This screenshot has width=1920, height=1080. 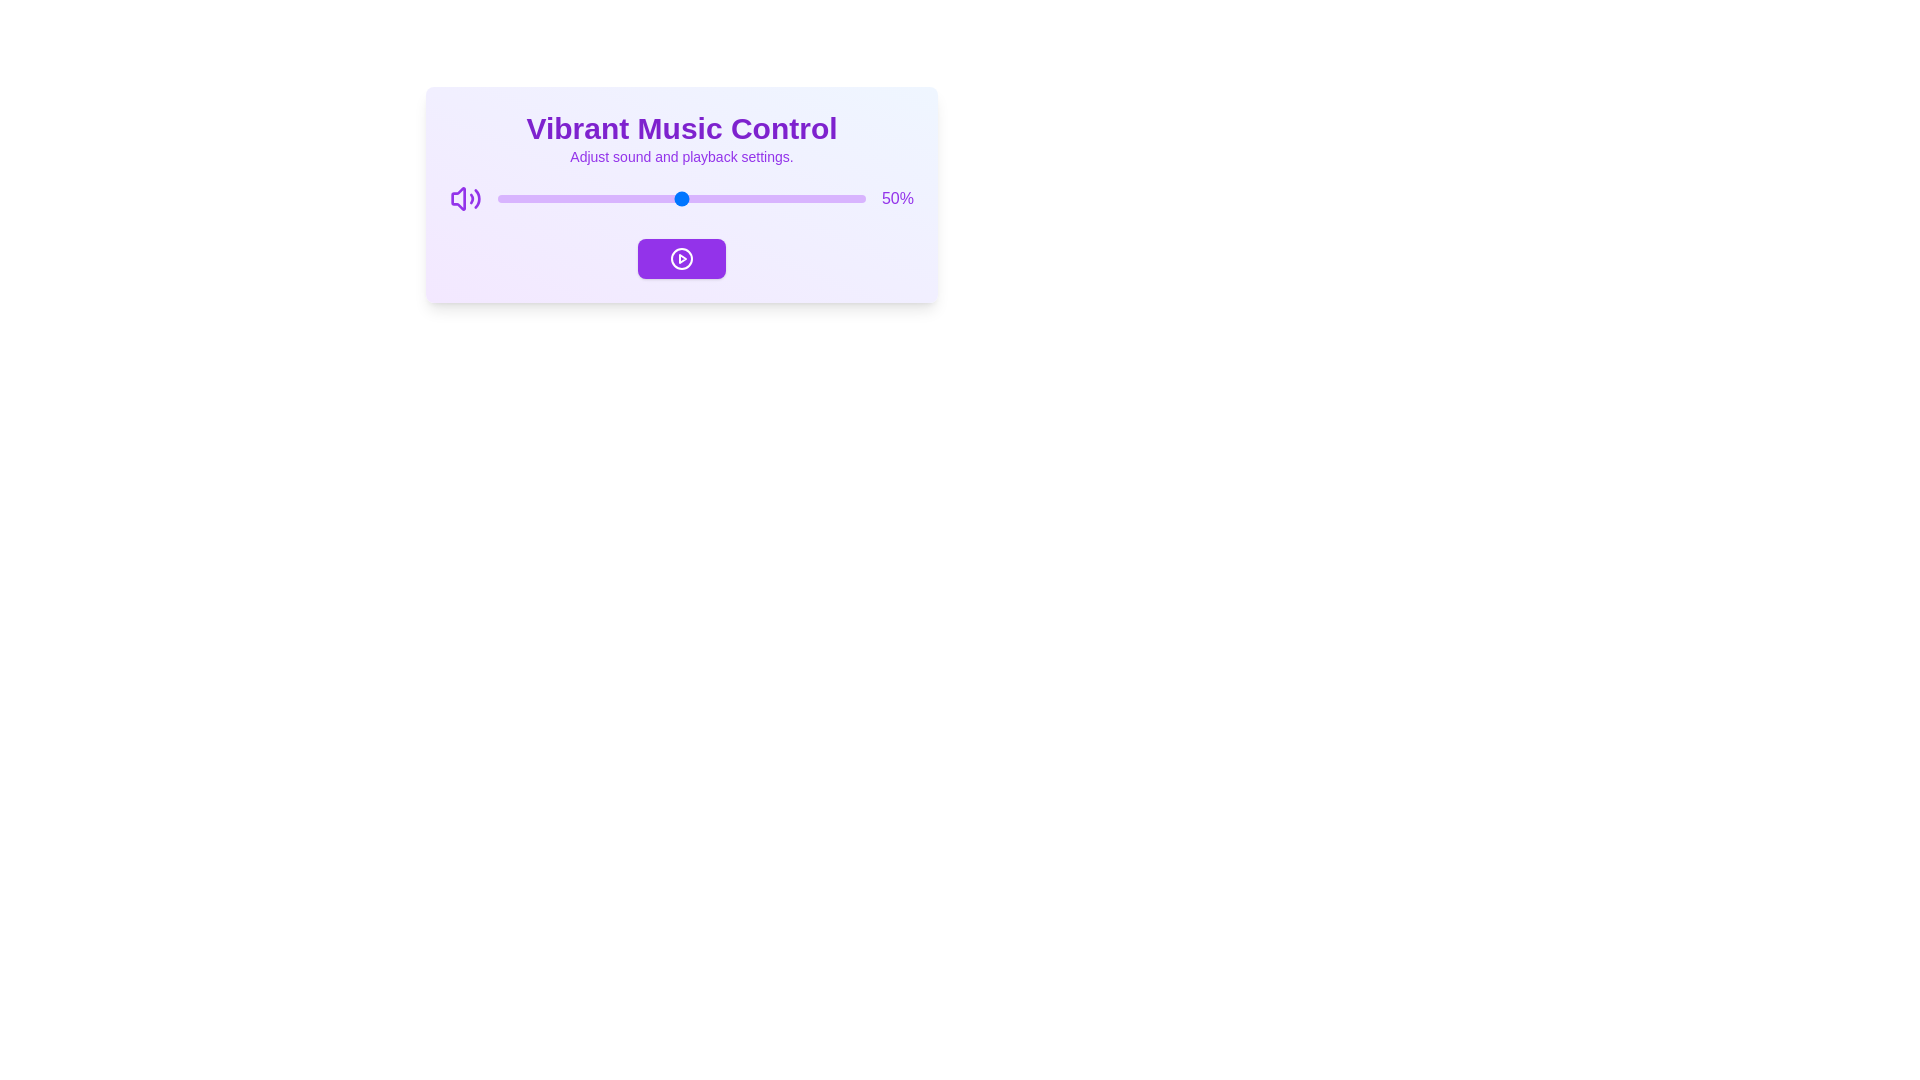 What do you see at coordinates (720, 199) in the screenshot?
I see `the volume slider to 61%` at bounding box center [720, 199].